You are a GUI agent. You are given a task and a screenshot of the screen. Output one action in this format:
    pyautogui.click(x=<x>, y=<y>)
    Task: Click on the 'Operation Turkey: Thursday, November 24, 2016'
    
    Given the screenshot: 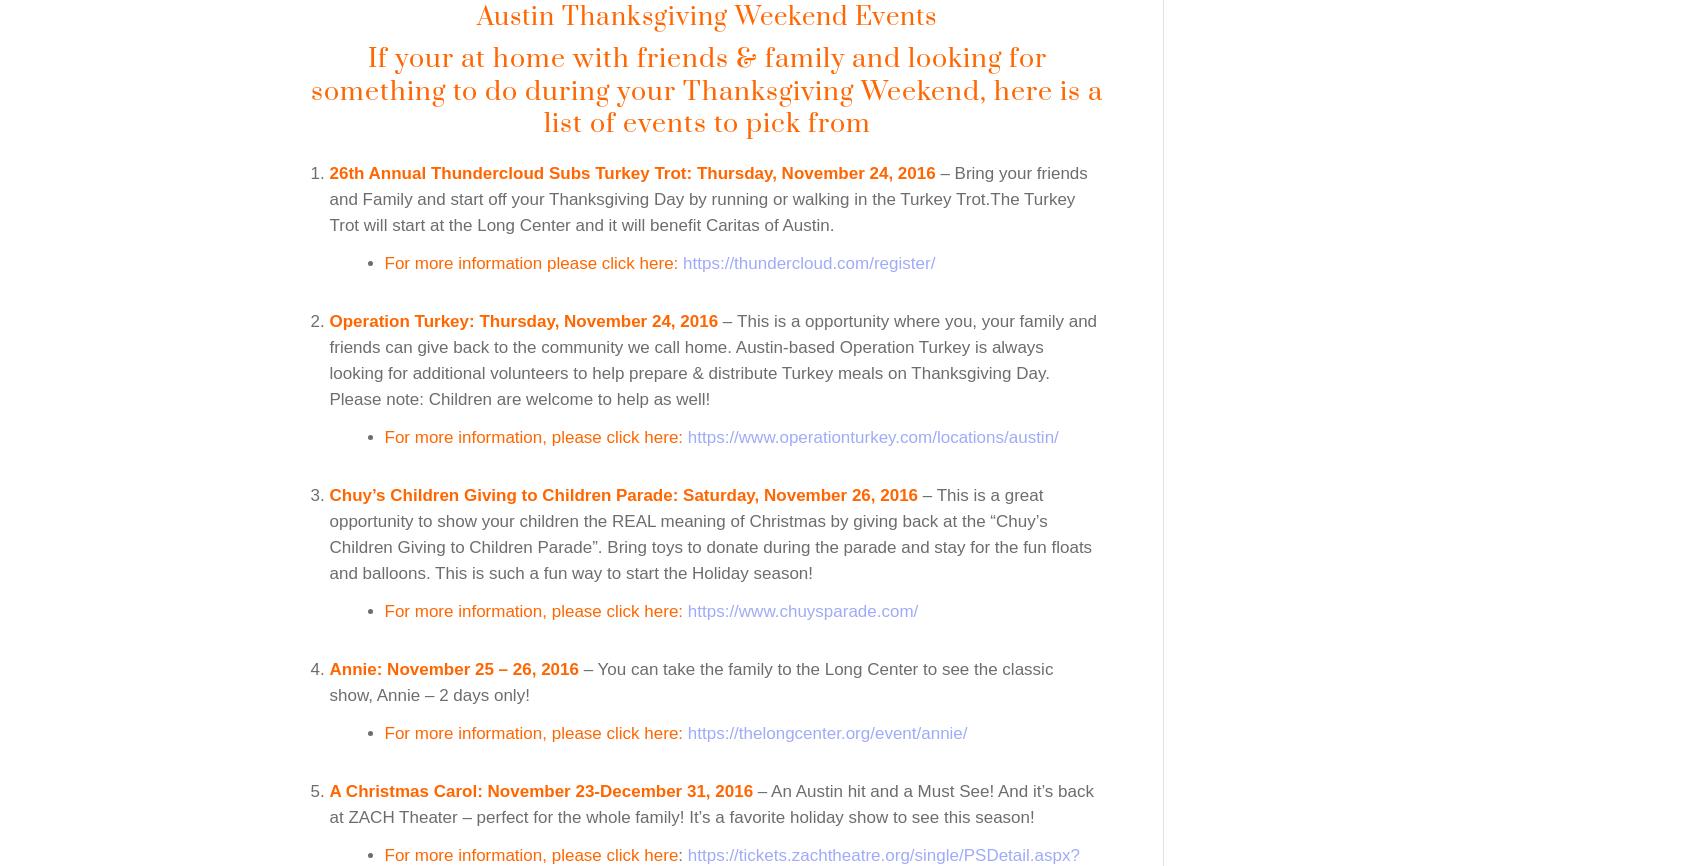 What is the action you would take?
    pyautogui.click(x=524, y=319)
    